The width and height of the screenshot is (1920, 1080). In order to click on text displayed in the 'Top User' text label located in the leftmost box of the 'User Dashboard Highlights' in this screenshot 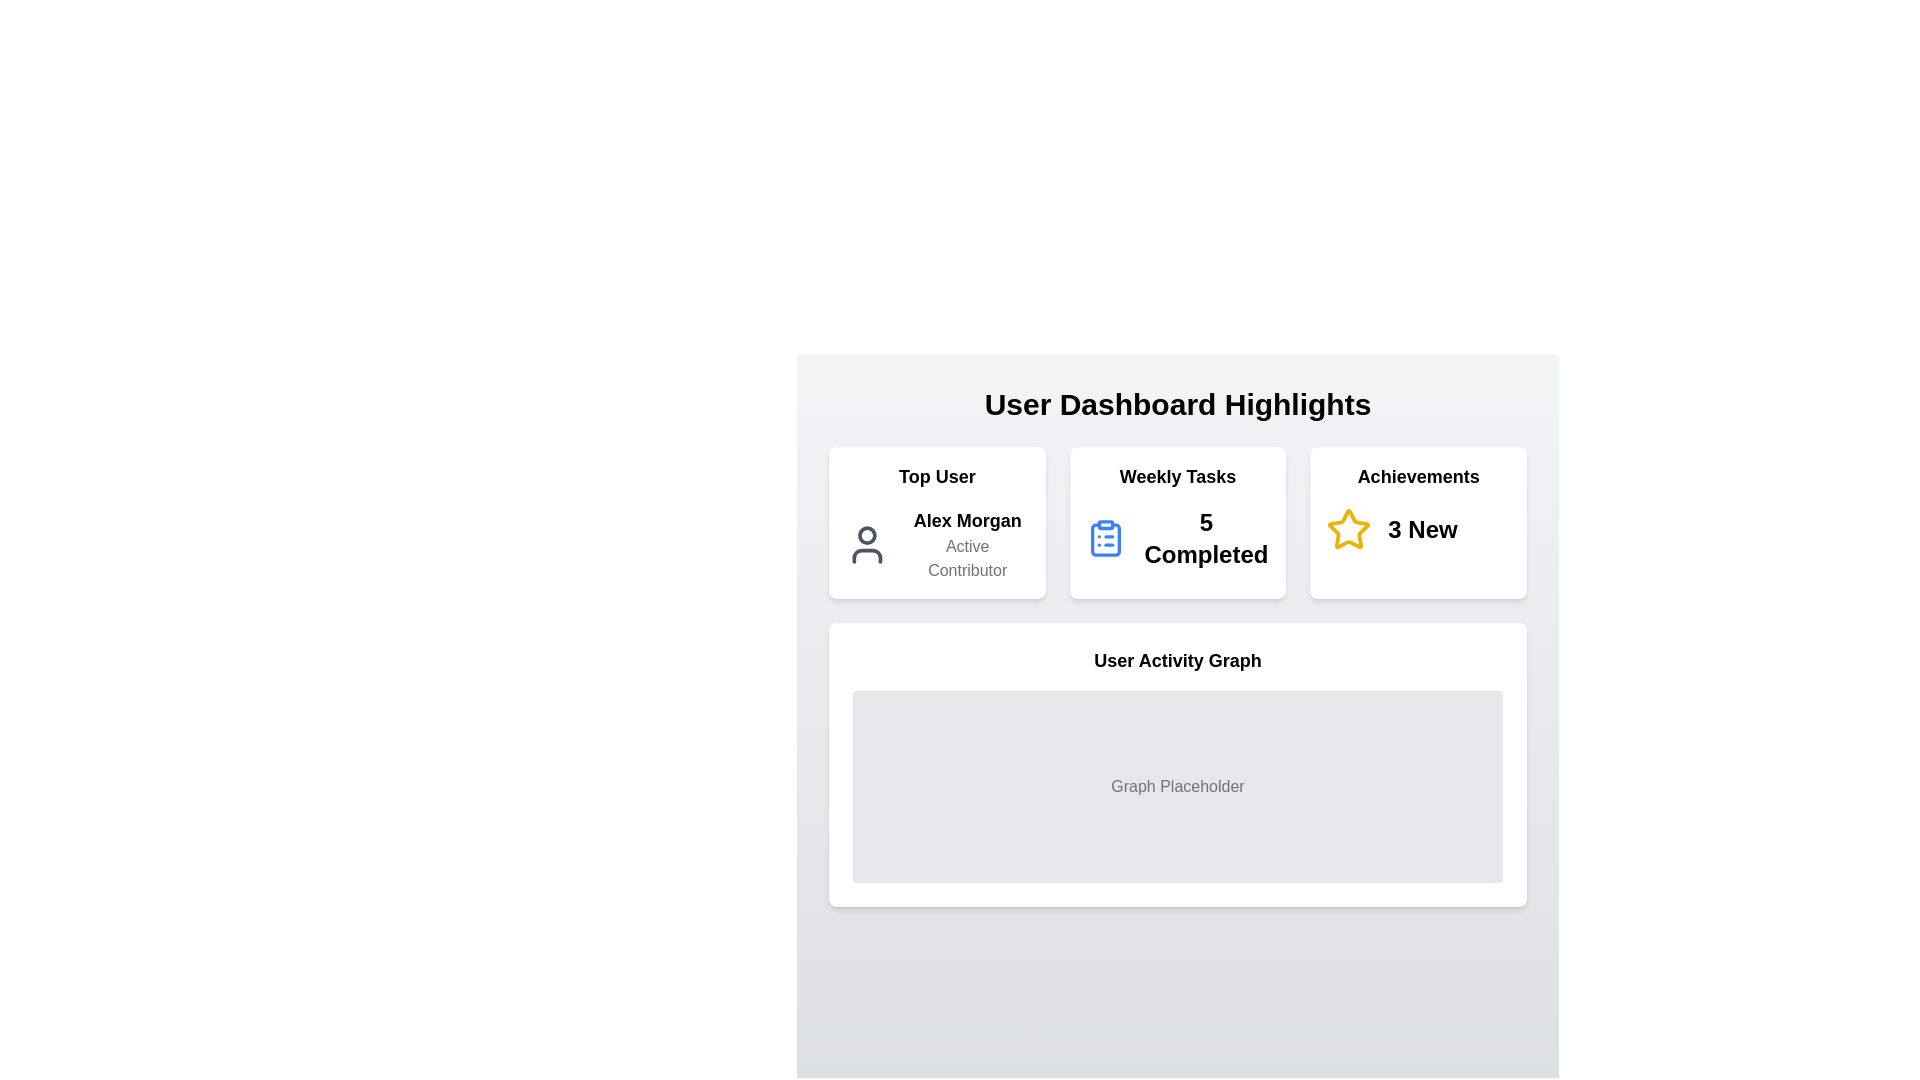, I will do `click(967, 519)`.